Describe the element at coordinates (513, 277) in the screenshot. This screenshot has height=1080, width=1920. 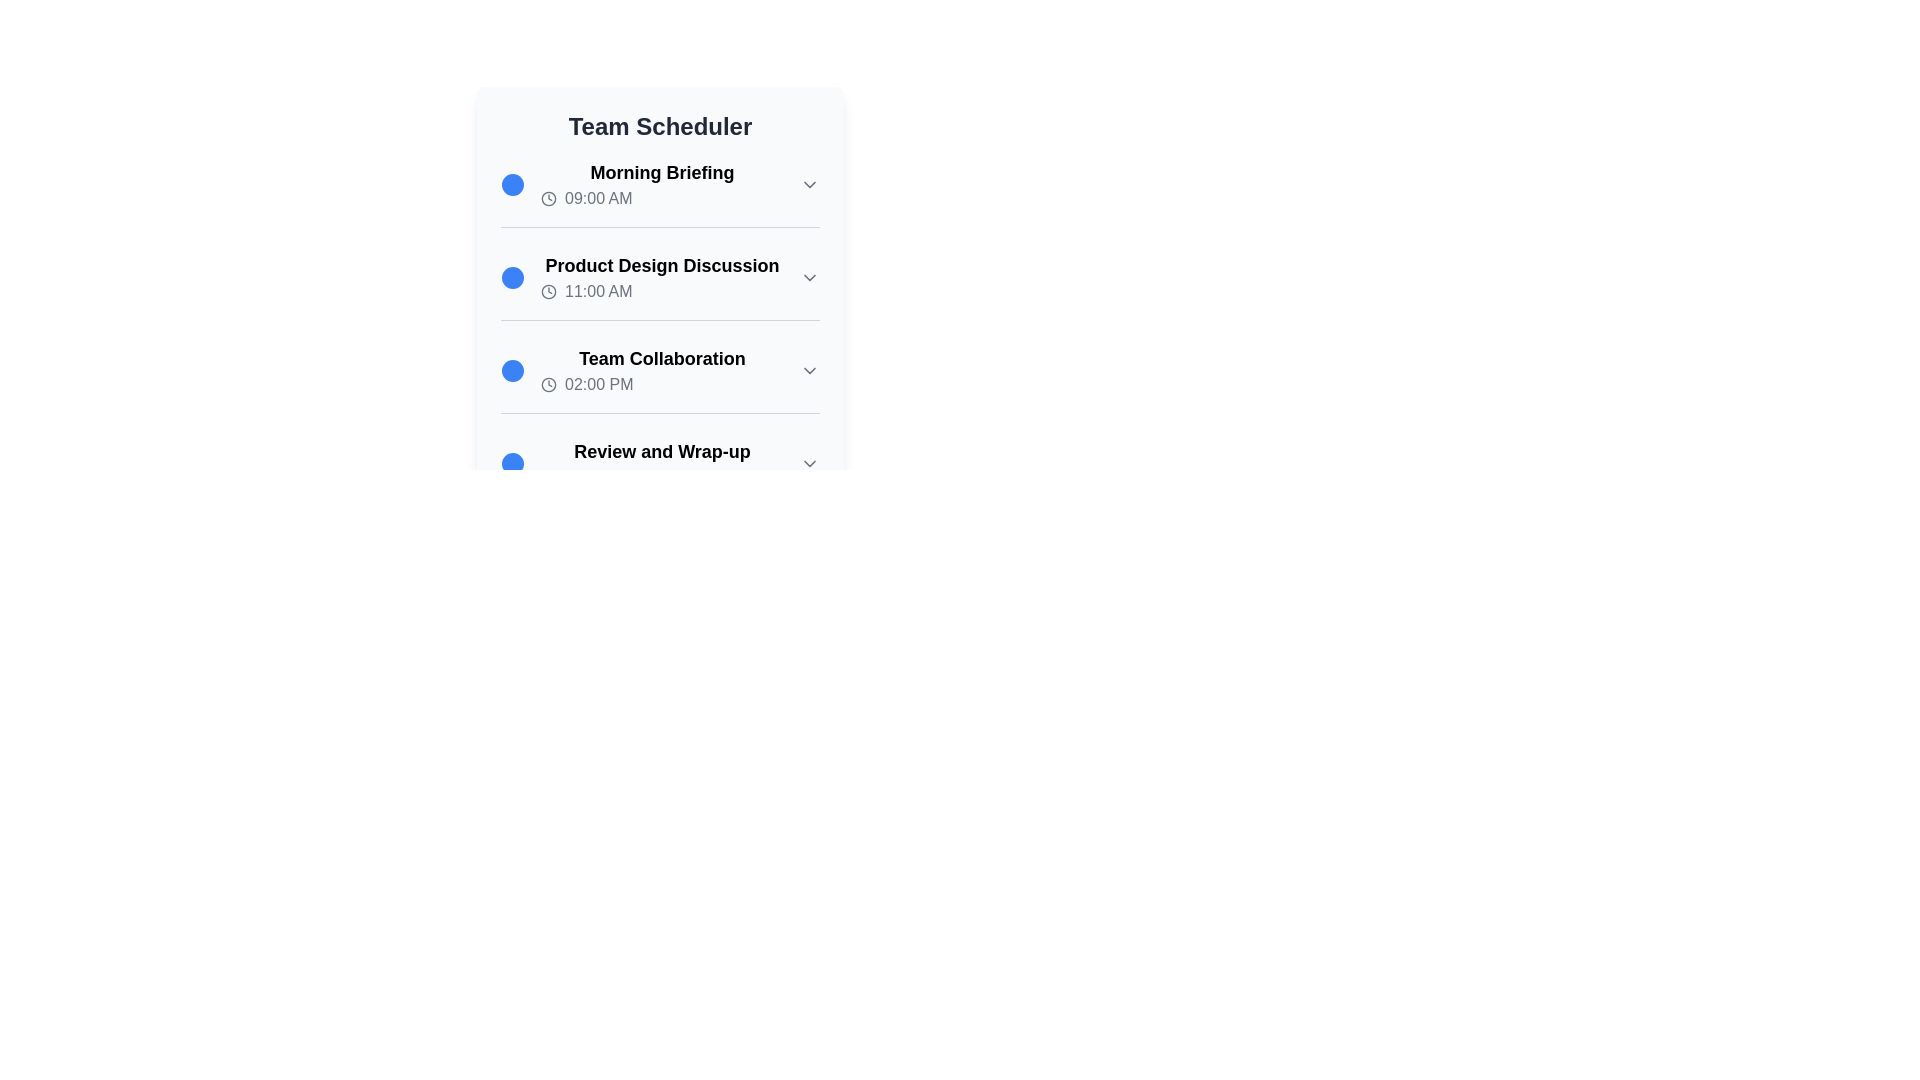
I see `the blue circular SVG element that serves as a visual marker in the 'Team Scheduler' section, located near the center of the second list item` at that location.